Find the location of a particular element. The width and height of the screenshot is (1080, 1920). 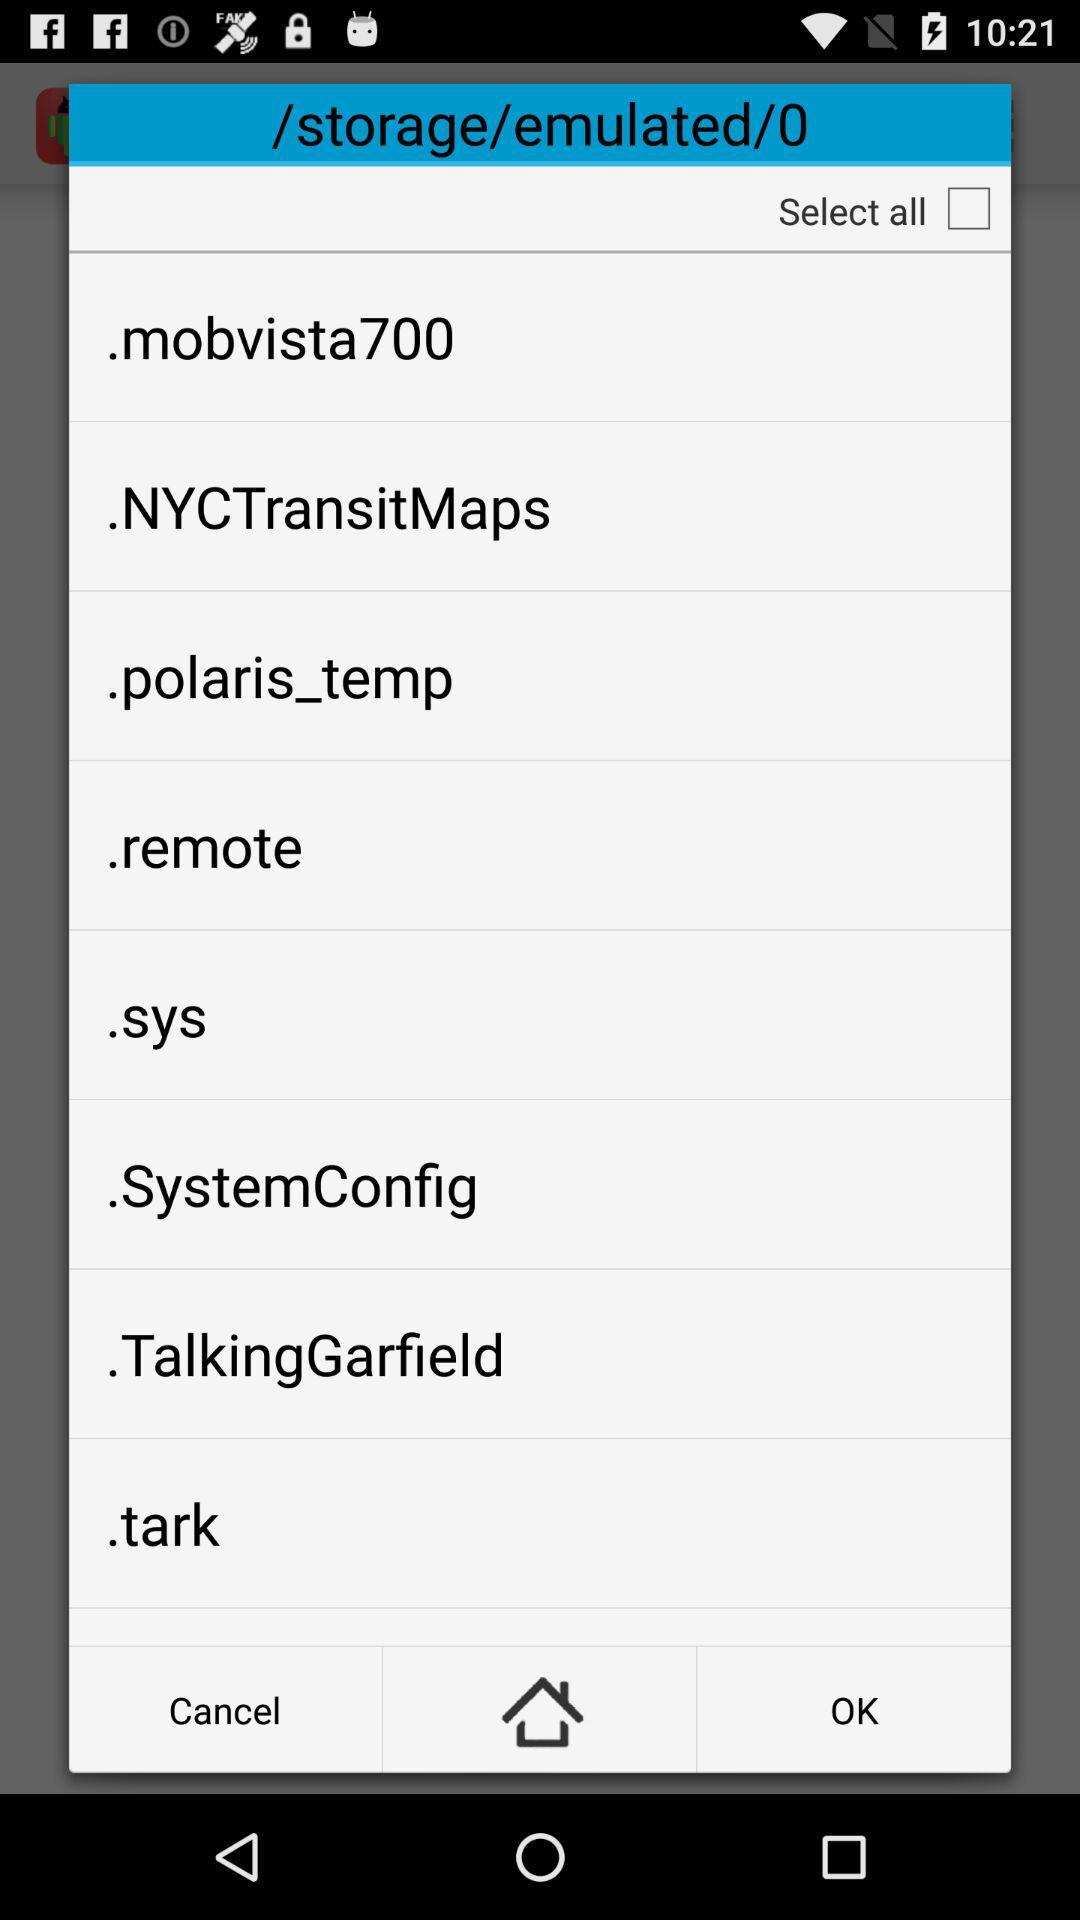

app below the .polaris_temp item is located at coordinates (540, 845).